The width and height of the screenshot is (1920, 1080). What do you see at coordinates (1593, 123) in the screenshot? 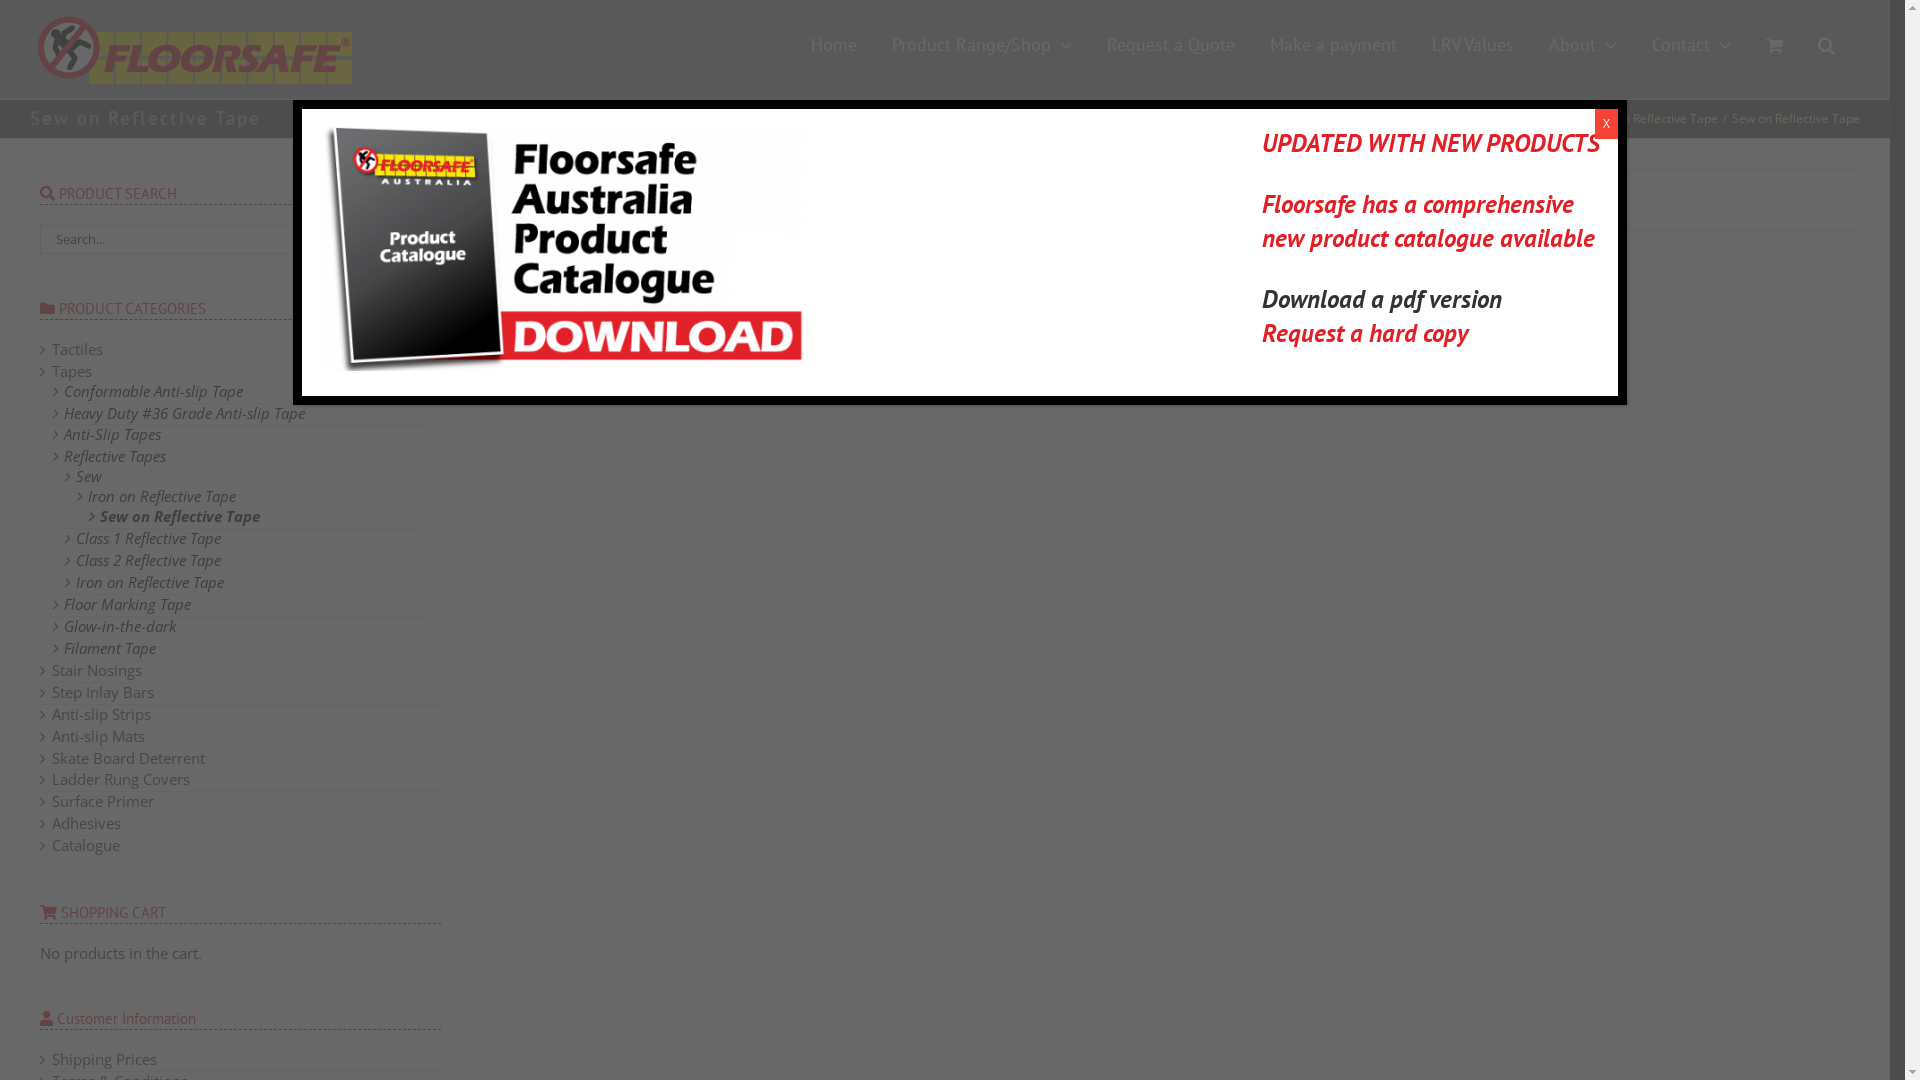
I see `'X'` at bounding box center [1593, 123].